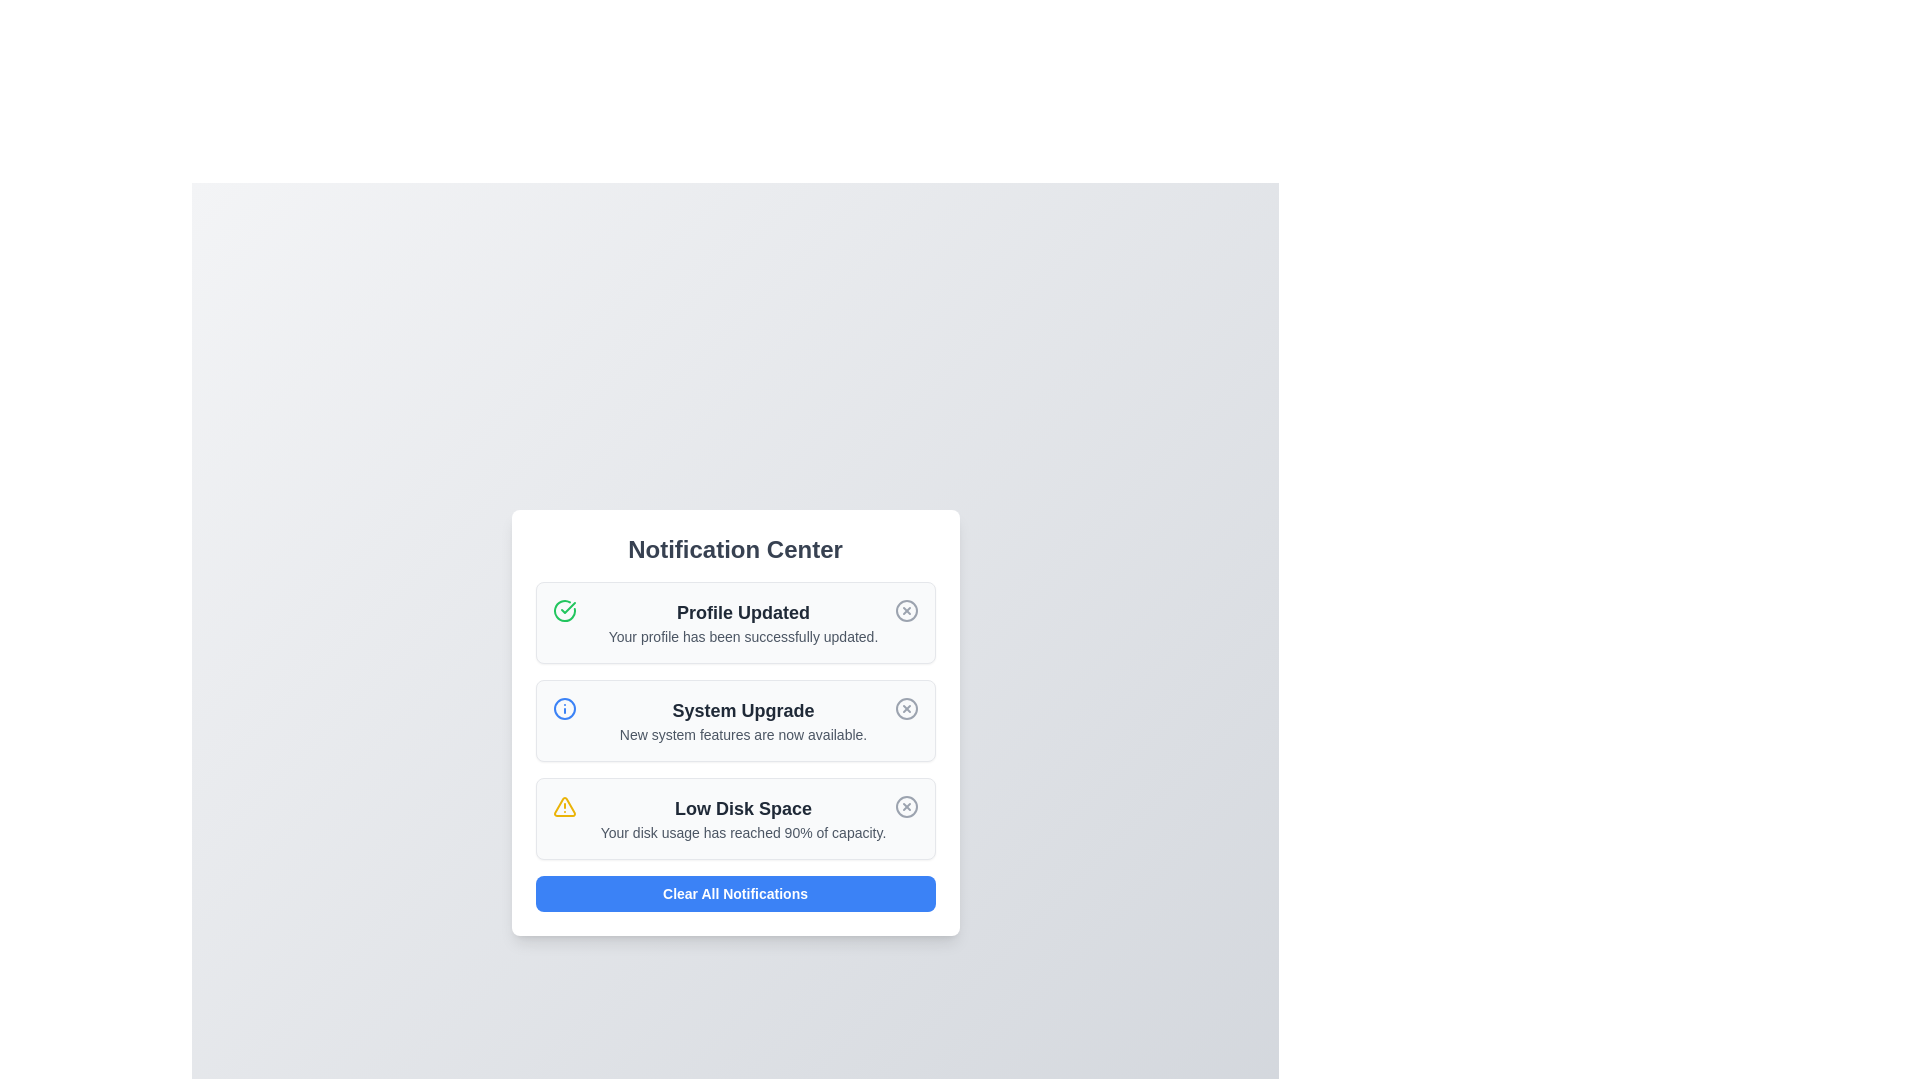  I want to click on the circular dismiss button with an 'X' mark inside it, located in the second notification of the 'Notification Center' next to the 'System Upgrade' text, so click(905, 708).